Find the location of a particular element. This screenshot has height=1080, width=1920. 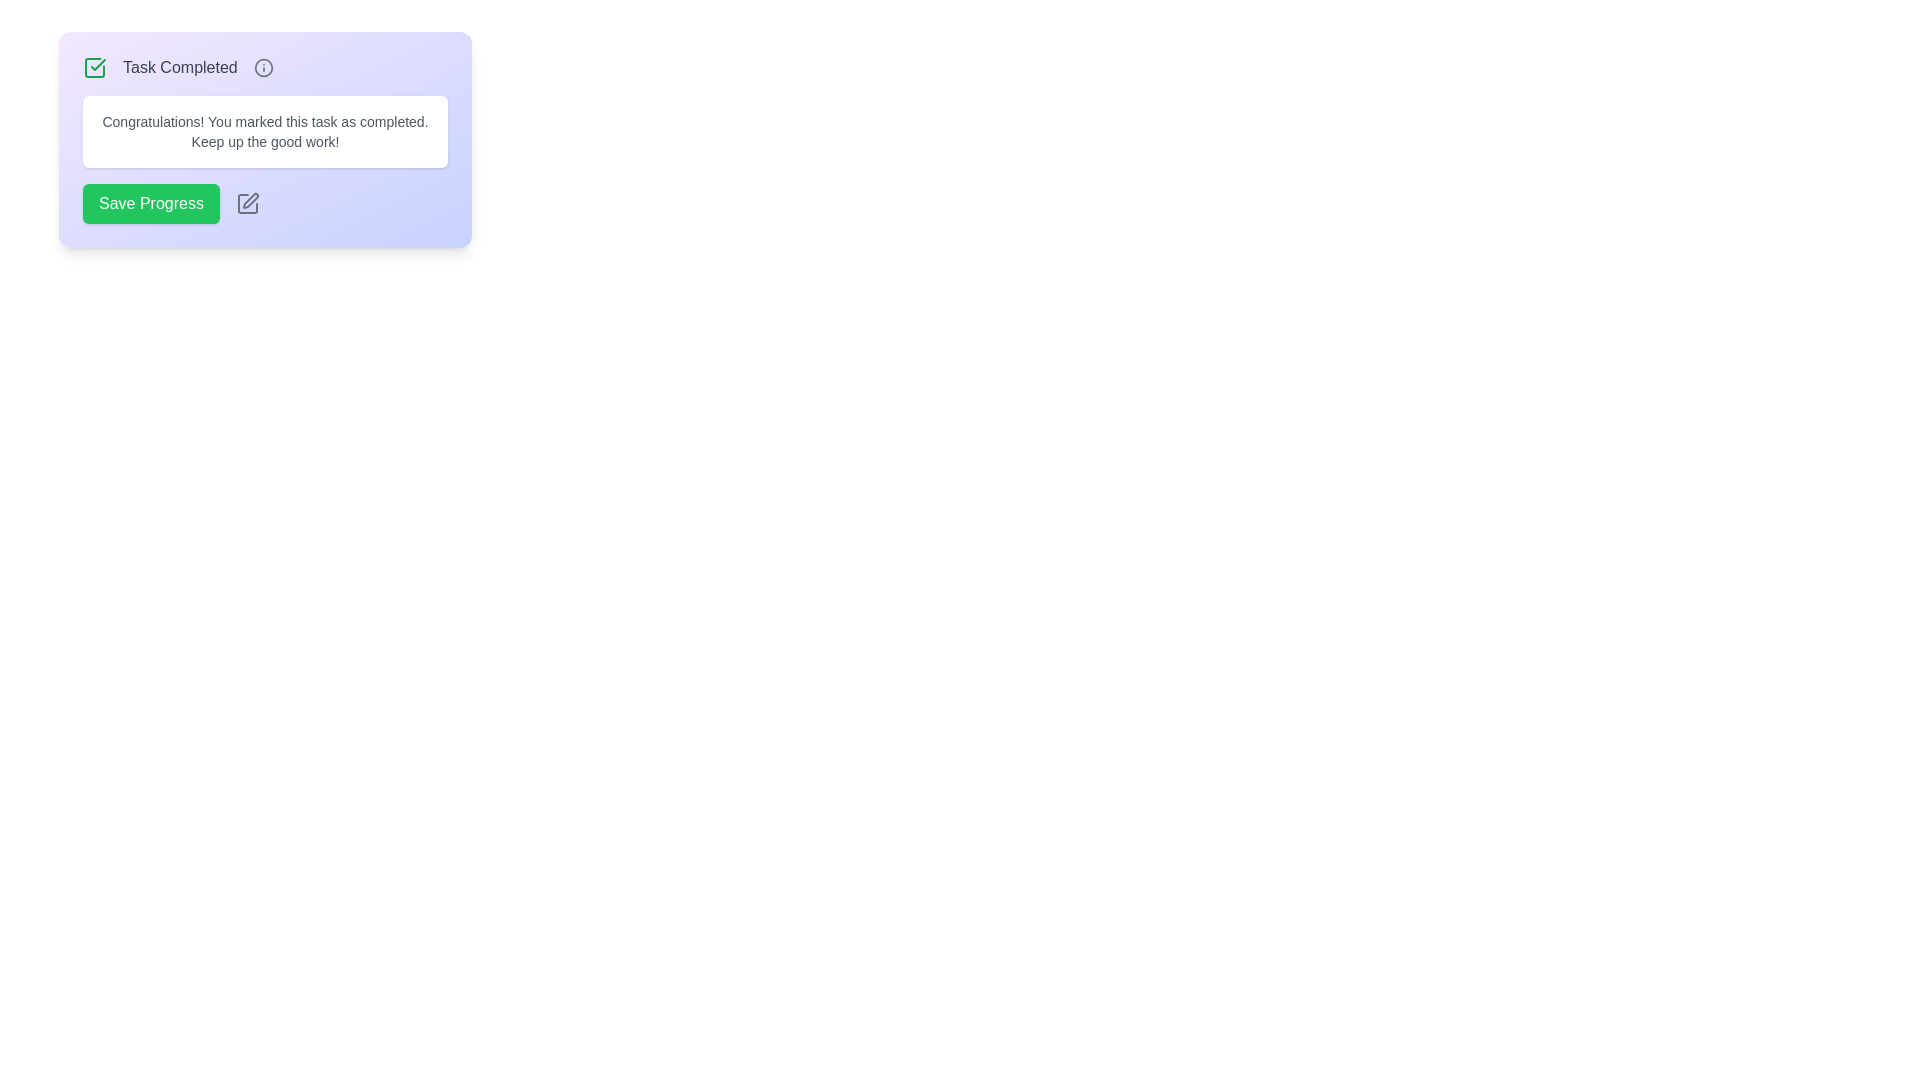

the congratulatory message that acknowledges task completion, which is centrally positioned below the 'Task Completed' row and above the 'Save Progress' button is located at coordinates (264, 131).